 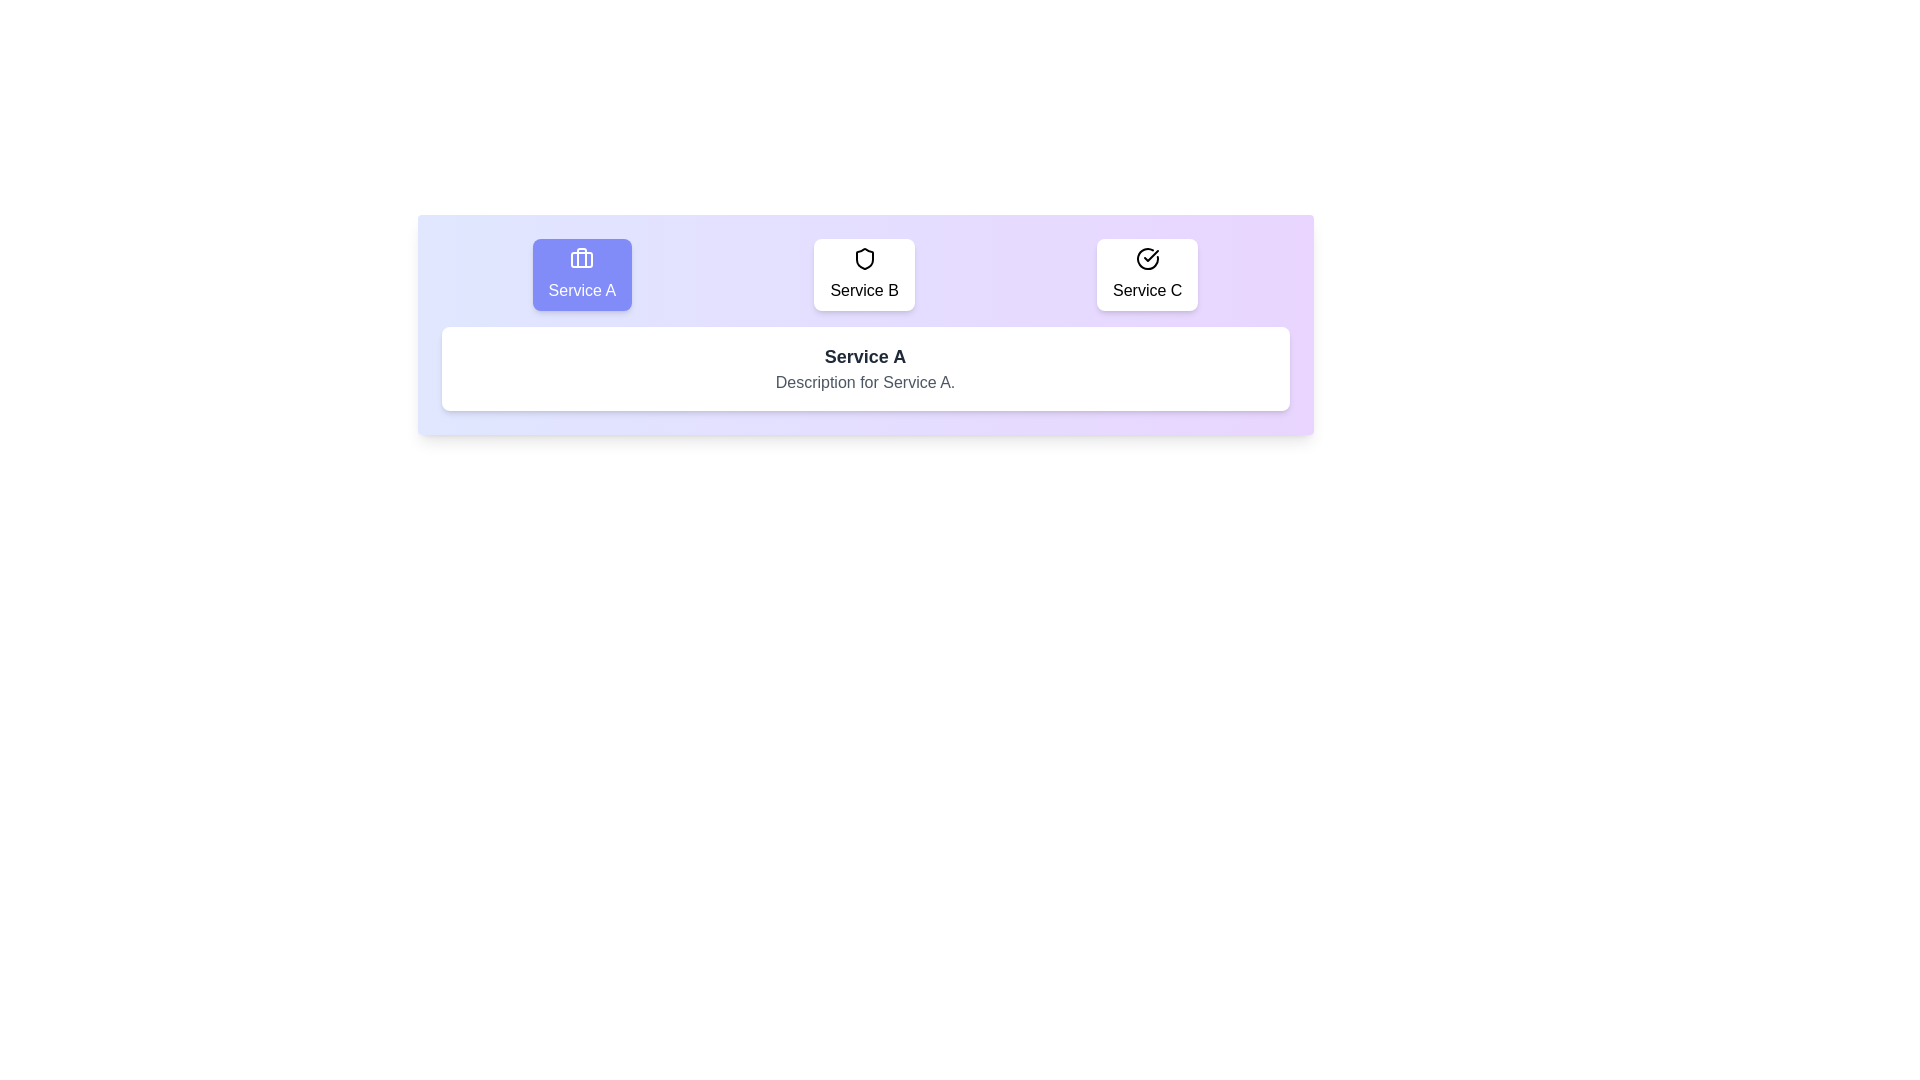 What do you see at coordinates (864, 274) in the screenshot?
I see `the 'Service B' button, which is the second button in a group of three horizontally arranged buttons labeled 'Service A', 'Service B', and 'Service C'` at bounding box center [864, 274].